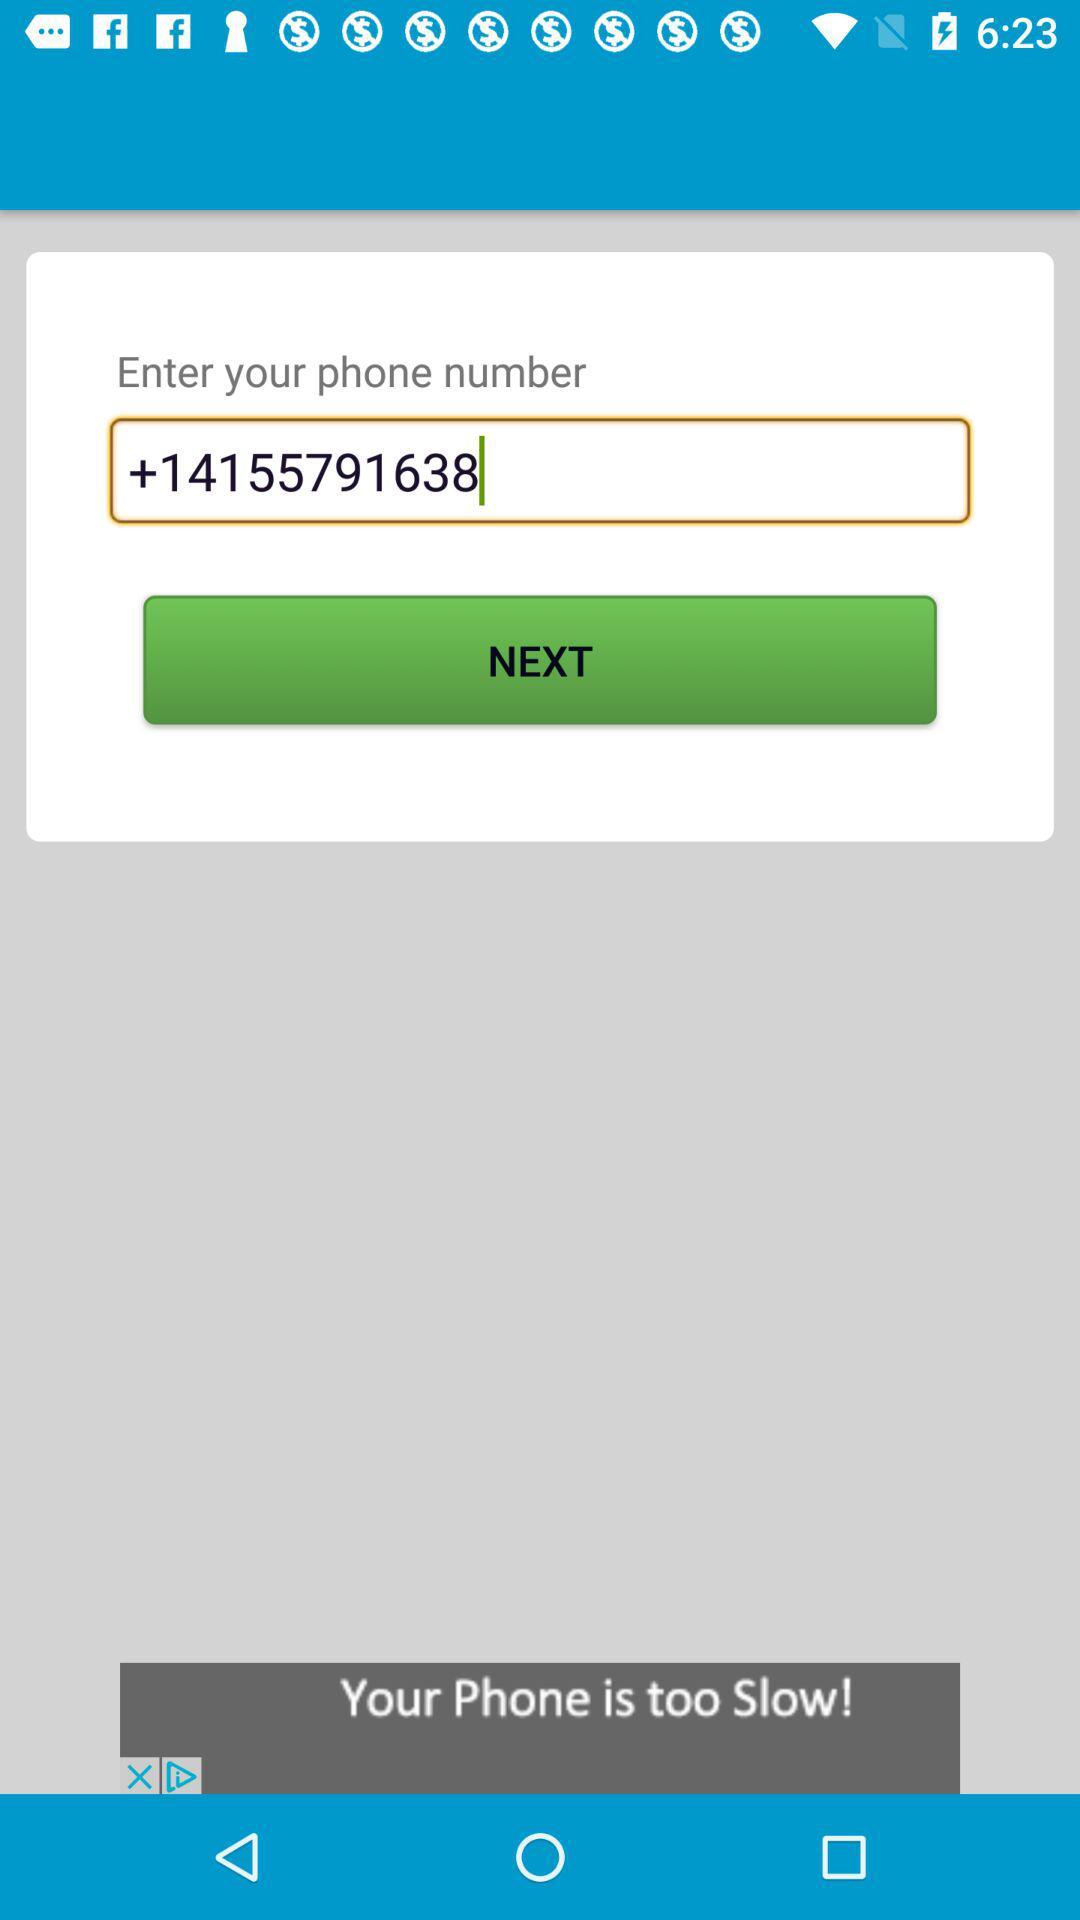  Describe the element at coordinates (540, 1727) in the screenshot. I see `click on advertisement` at that location.